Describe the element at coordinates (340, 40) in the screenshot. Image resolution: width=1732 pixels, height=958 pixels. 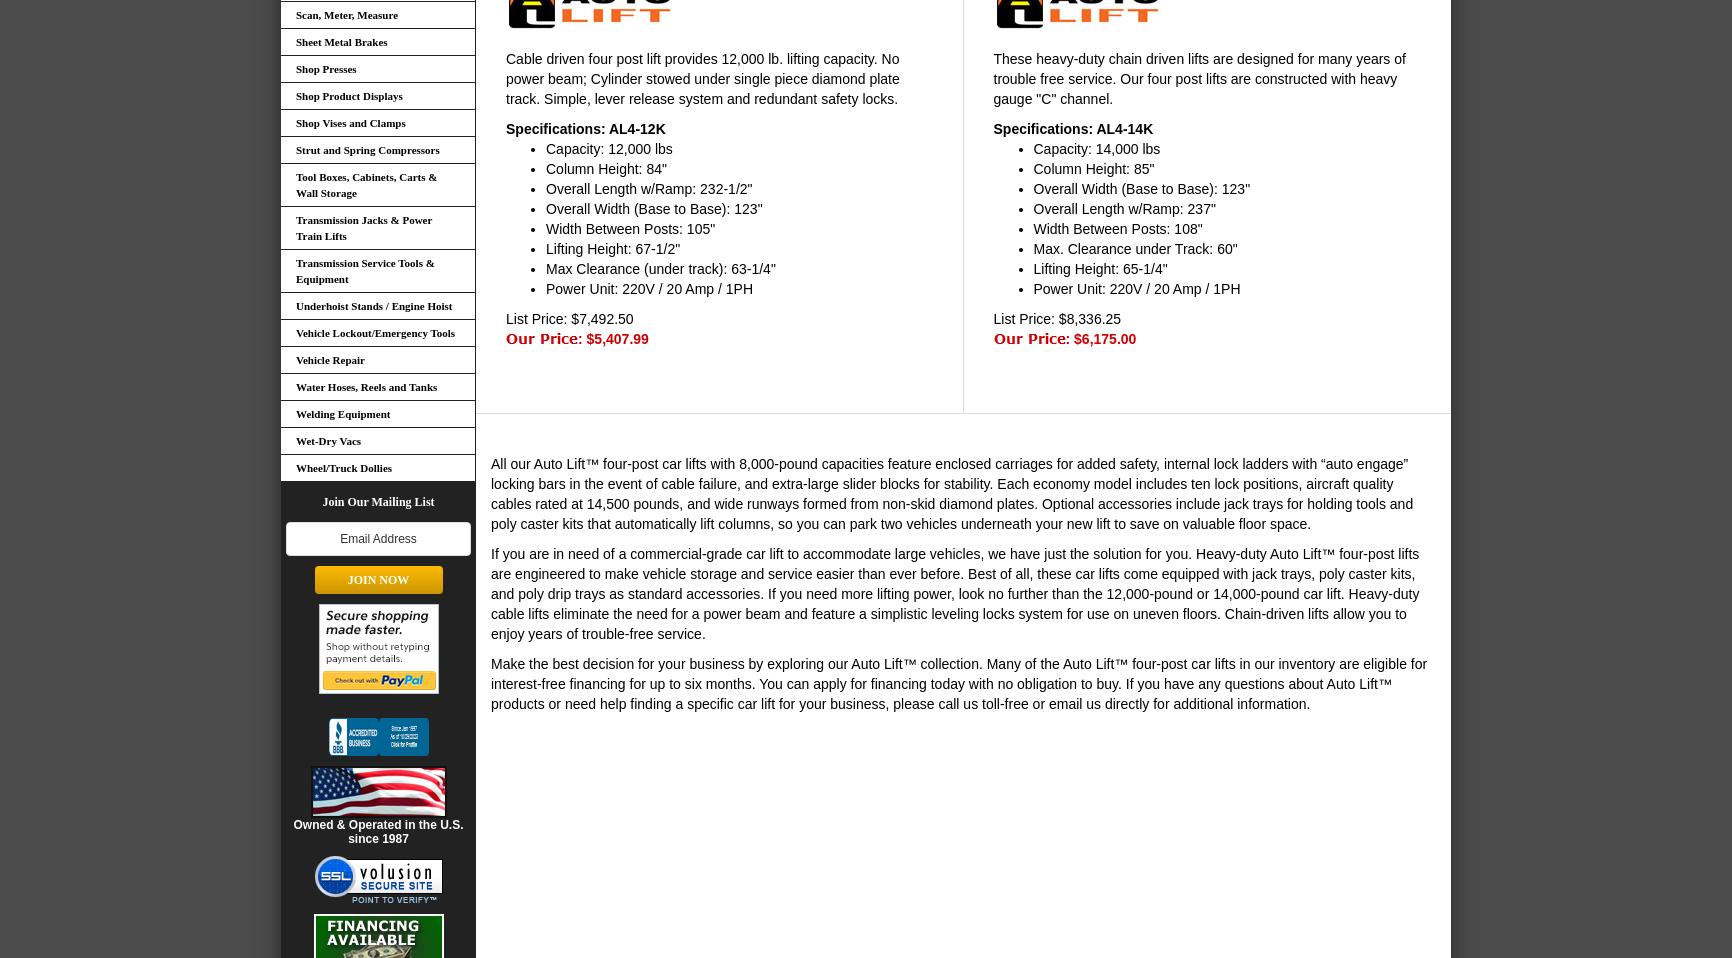
I see `'Sheet Metal Brakes'` at that location.